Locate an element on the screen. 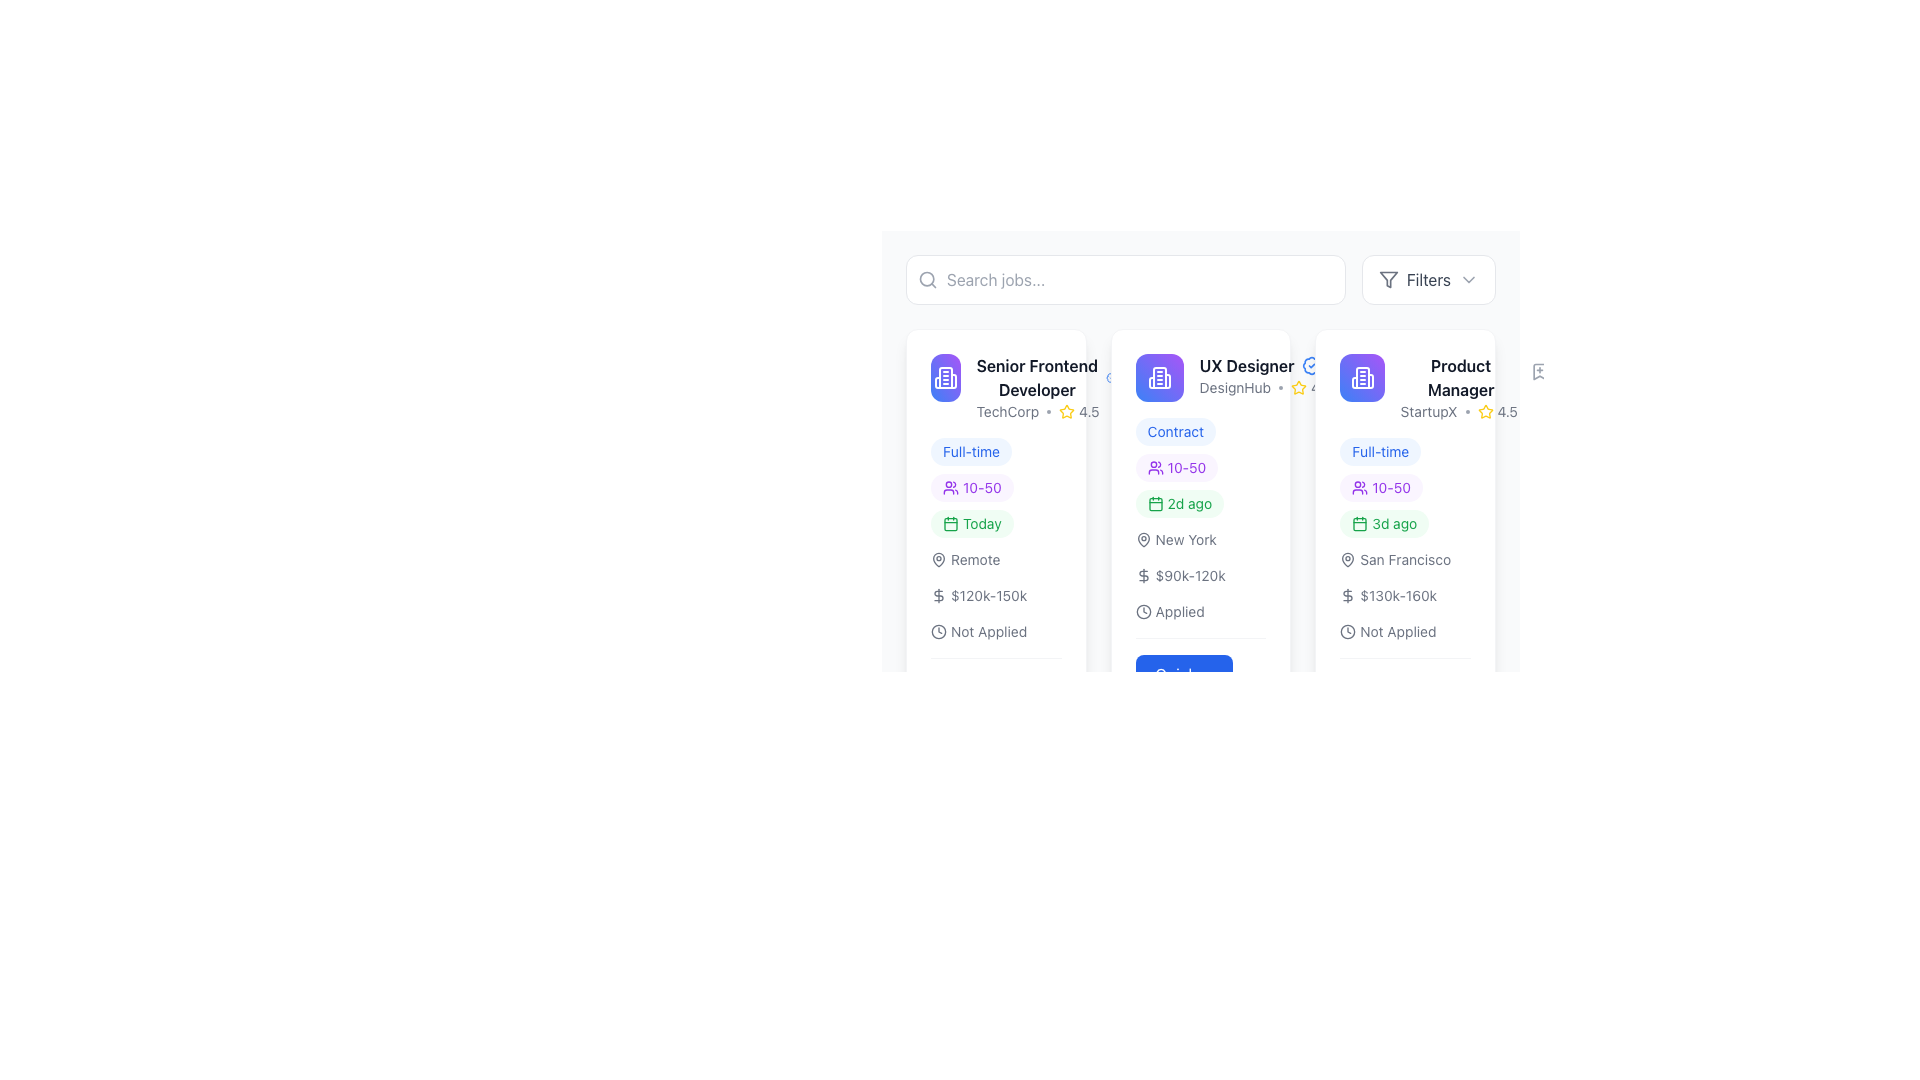  the informative text block located at the bottom of the leftmost job card titled 'Senior Frontend Developer', which provides details about the job posting such as location, salary range, and application status is located at coordinates (996, 595).